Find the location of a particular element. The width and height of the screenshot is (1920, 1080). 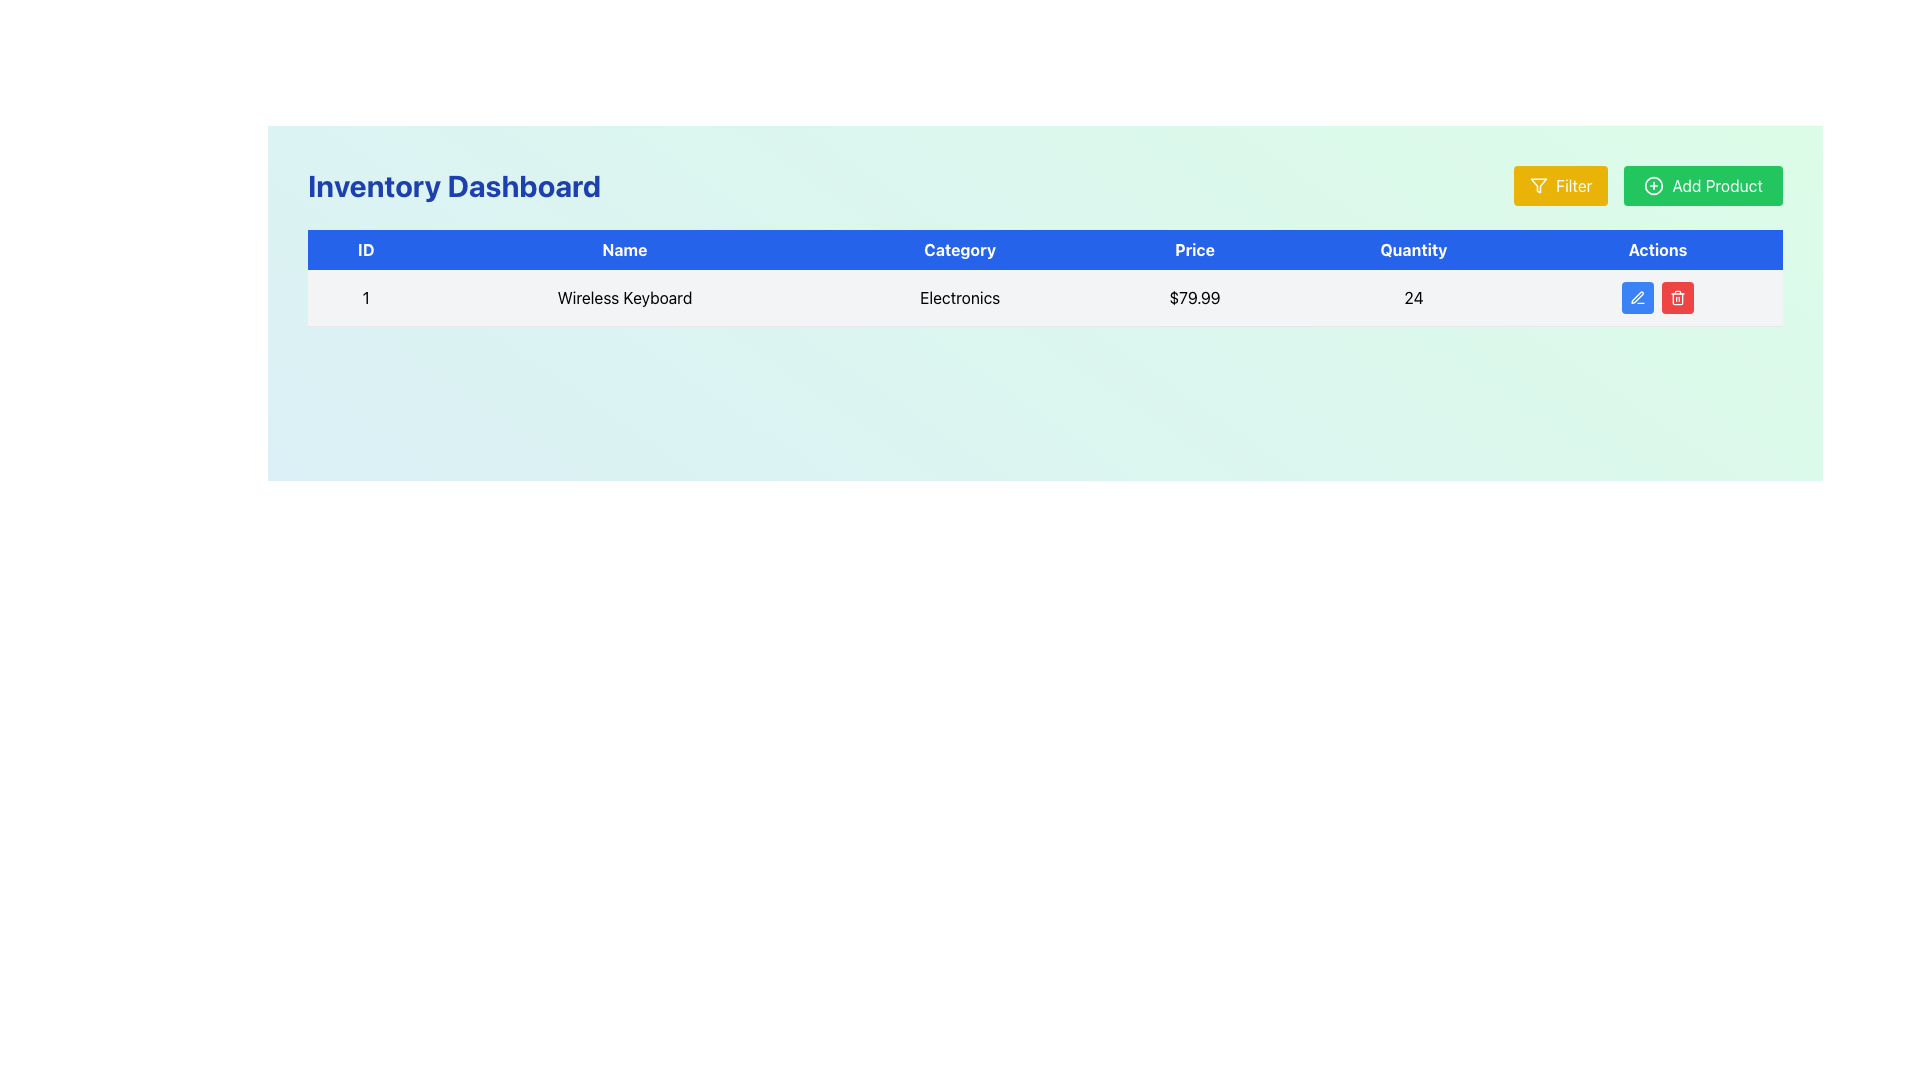

the 'Filter' button located at the top-right corner of the interface, adjacent to the 'Add Product' button, for keyboard navigation is located at coordinates (1560, 185).